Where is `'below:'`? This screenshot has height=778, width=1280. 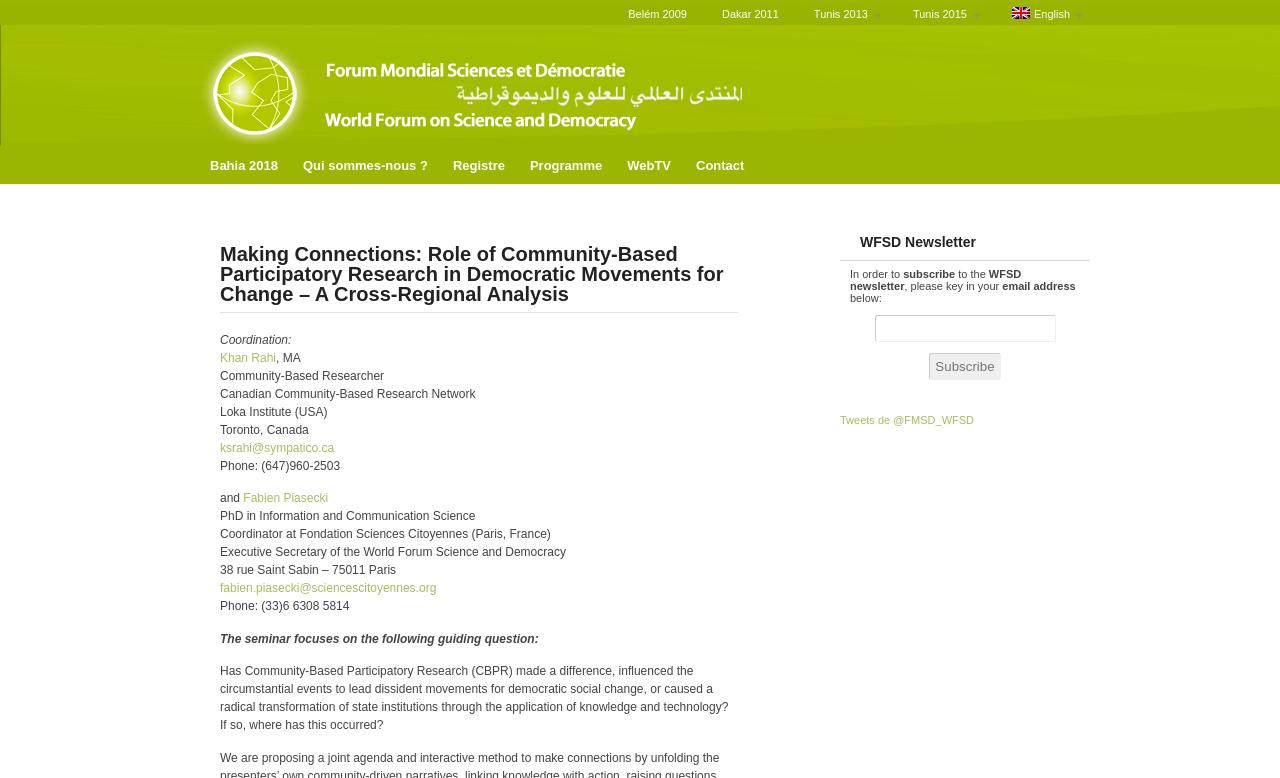
'below:' is located at coordinates (865, 297).